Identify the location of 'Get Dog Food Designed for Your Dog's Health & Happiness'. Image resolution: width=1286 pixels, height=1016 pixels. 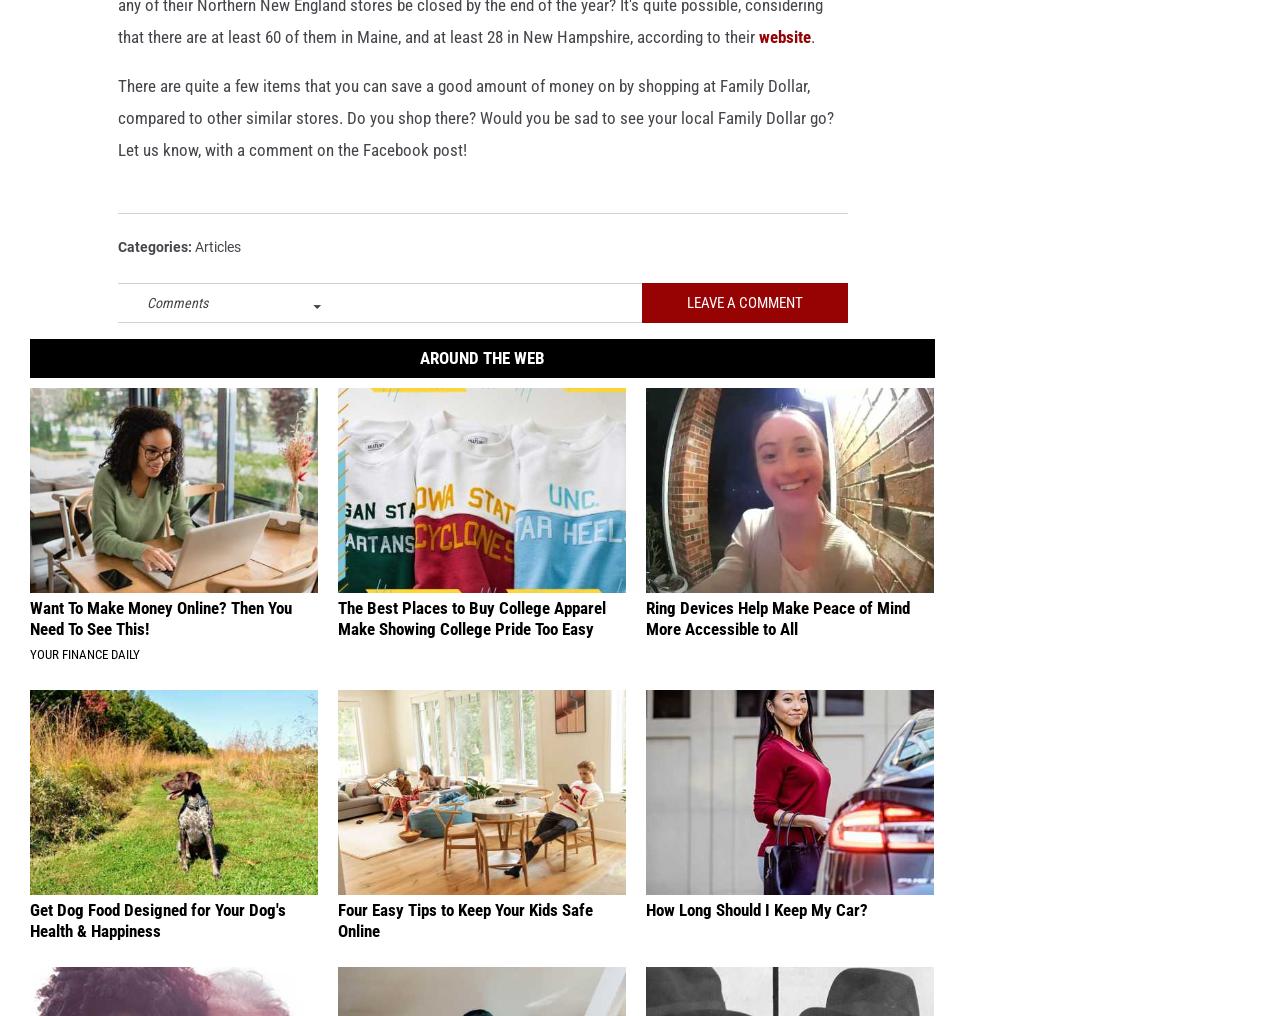
(158, 950).